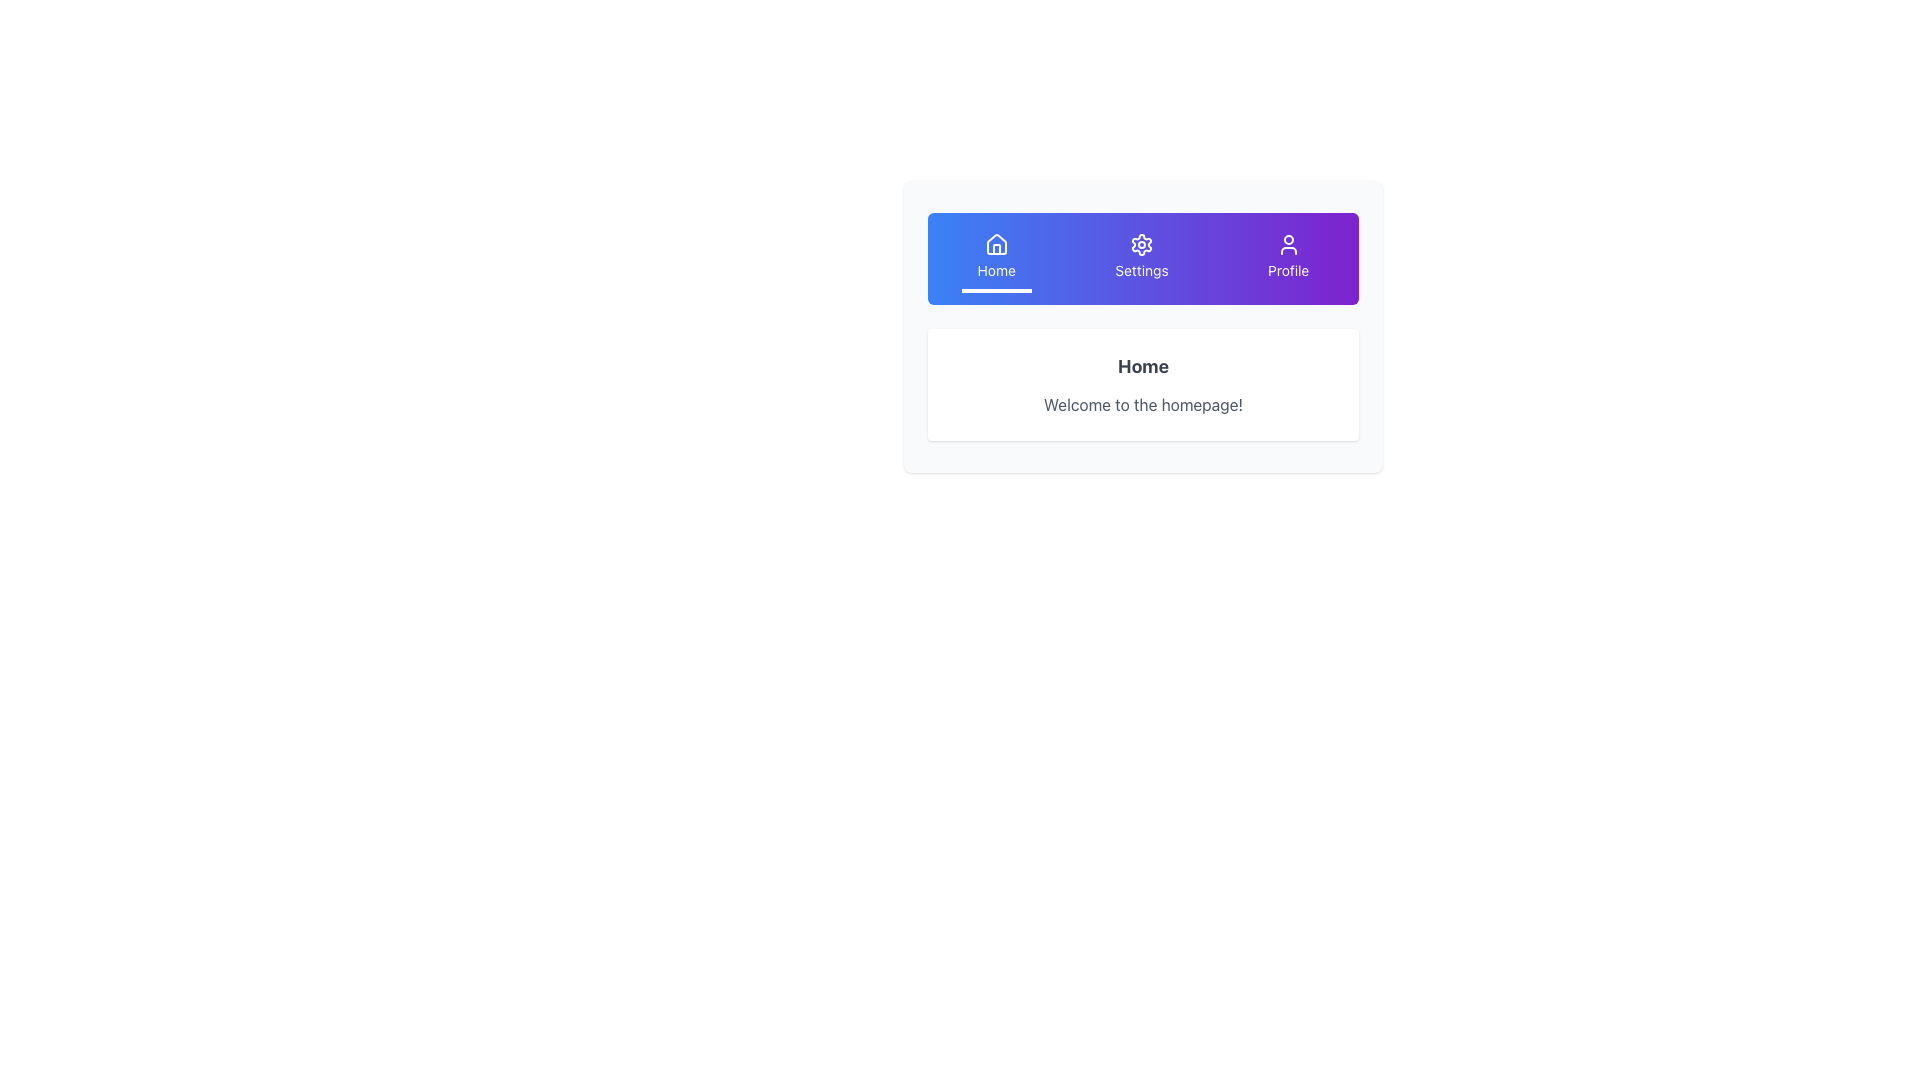 Image resolution: width=1920 pixels, height=1080 pixels. I want to click on the 'Home' text label, which is located at the bottom of the button with a house icon, positioned at the leftmost side of the row of buttons, so click(996, 270).